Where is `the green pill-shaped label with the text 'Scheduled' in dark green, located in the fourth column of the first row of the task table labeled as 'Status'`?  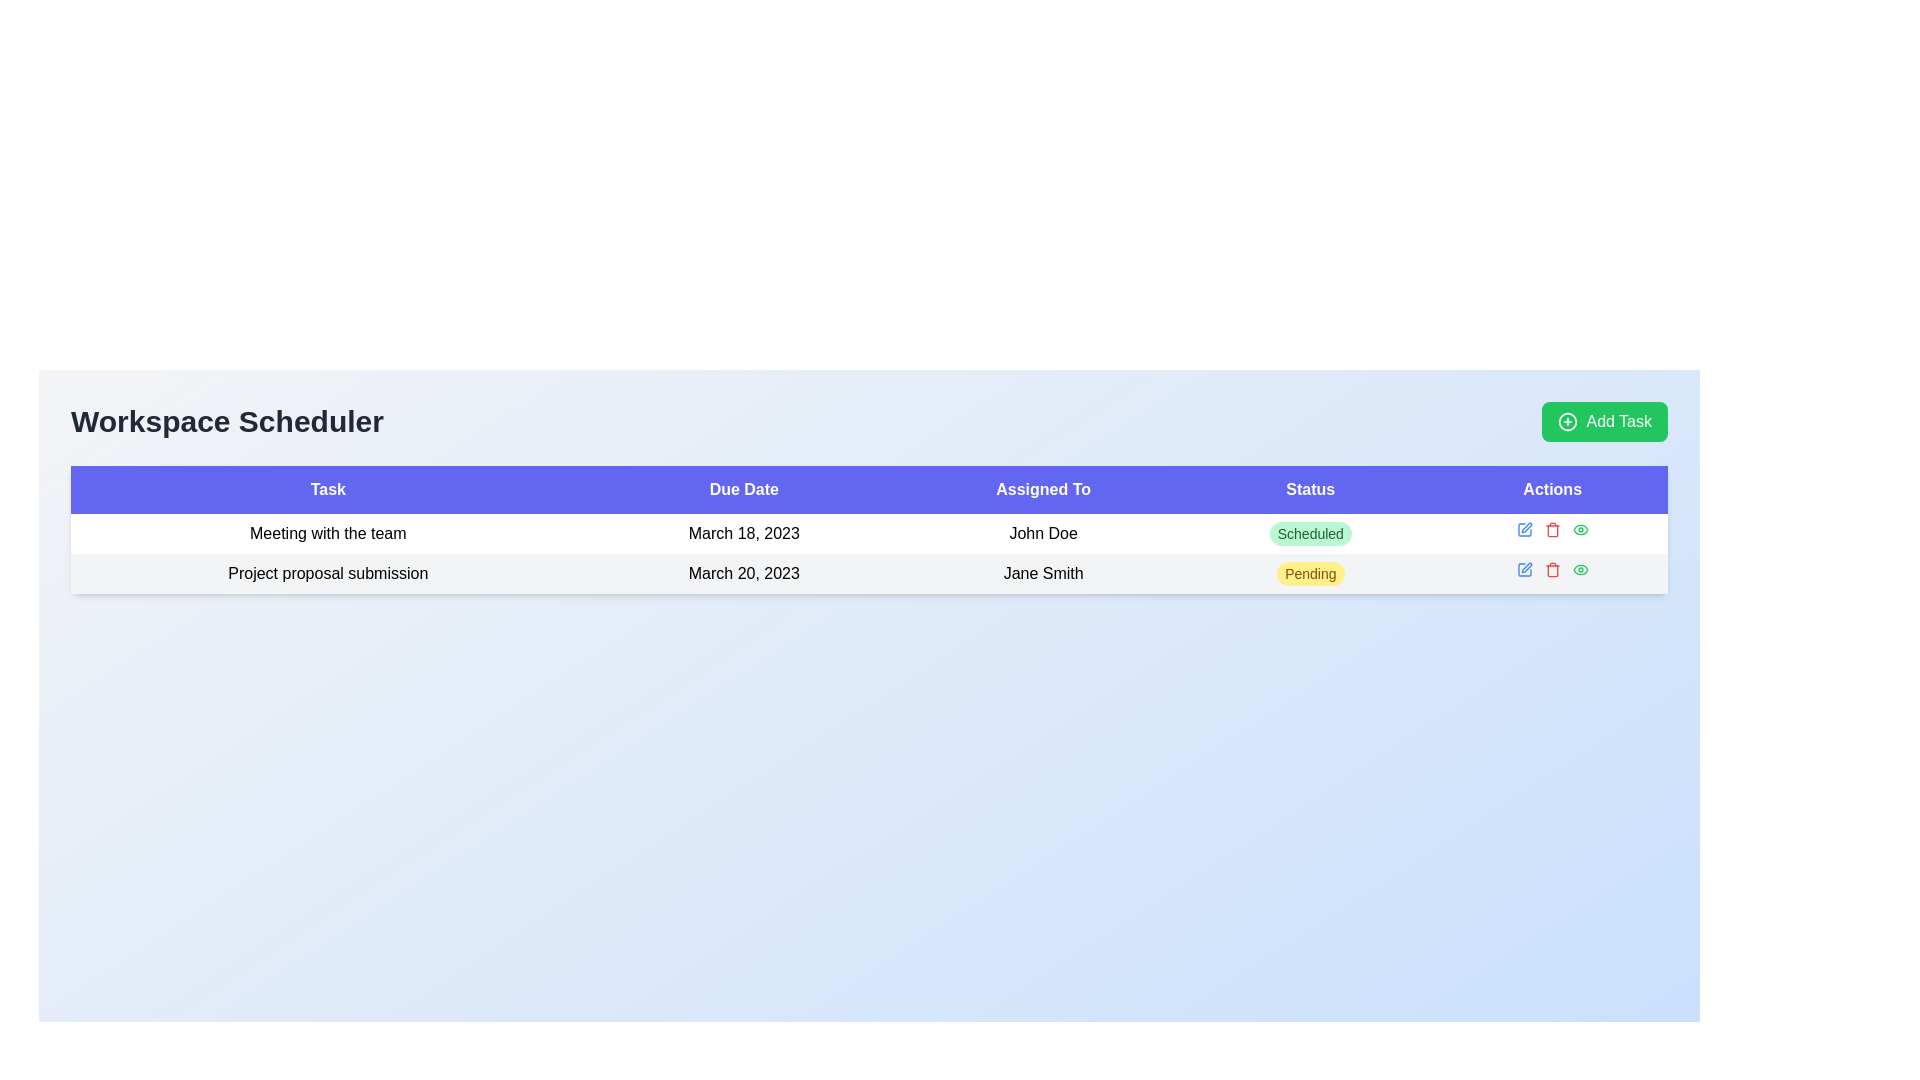 the green pill-shaped label with the text 'Scheduled' in dark green, located in the fourth column of the first row of the task table labeled as 'Status' is located at coordinates (1310, 532).